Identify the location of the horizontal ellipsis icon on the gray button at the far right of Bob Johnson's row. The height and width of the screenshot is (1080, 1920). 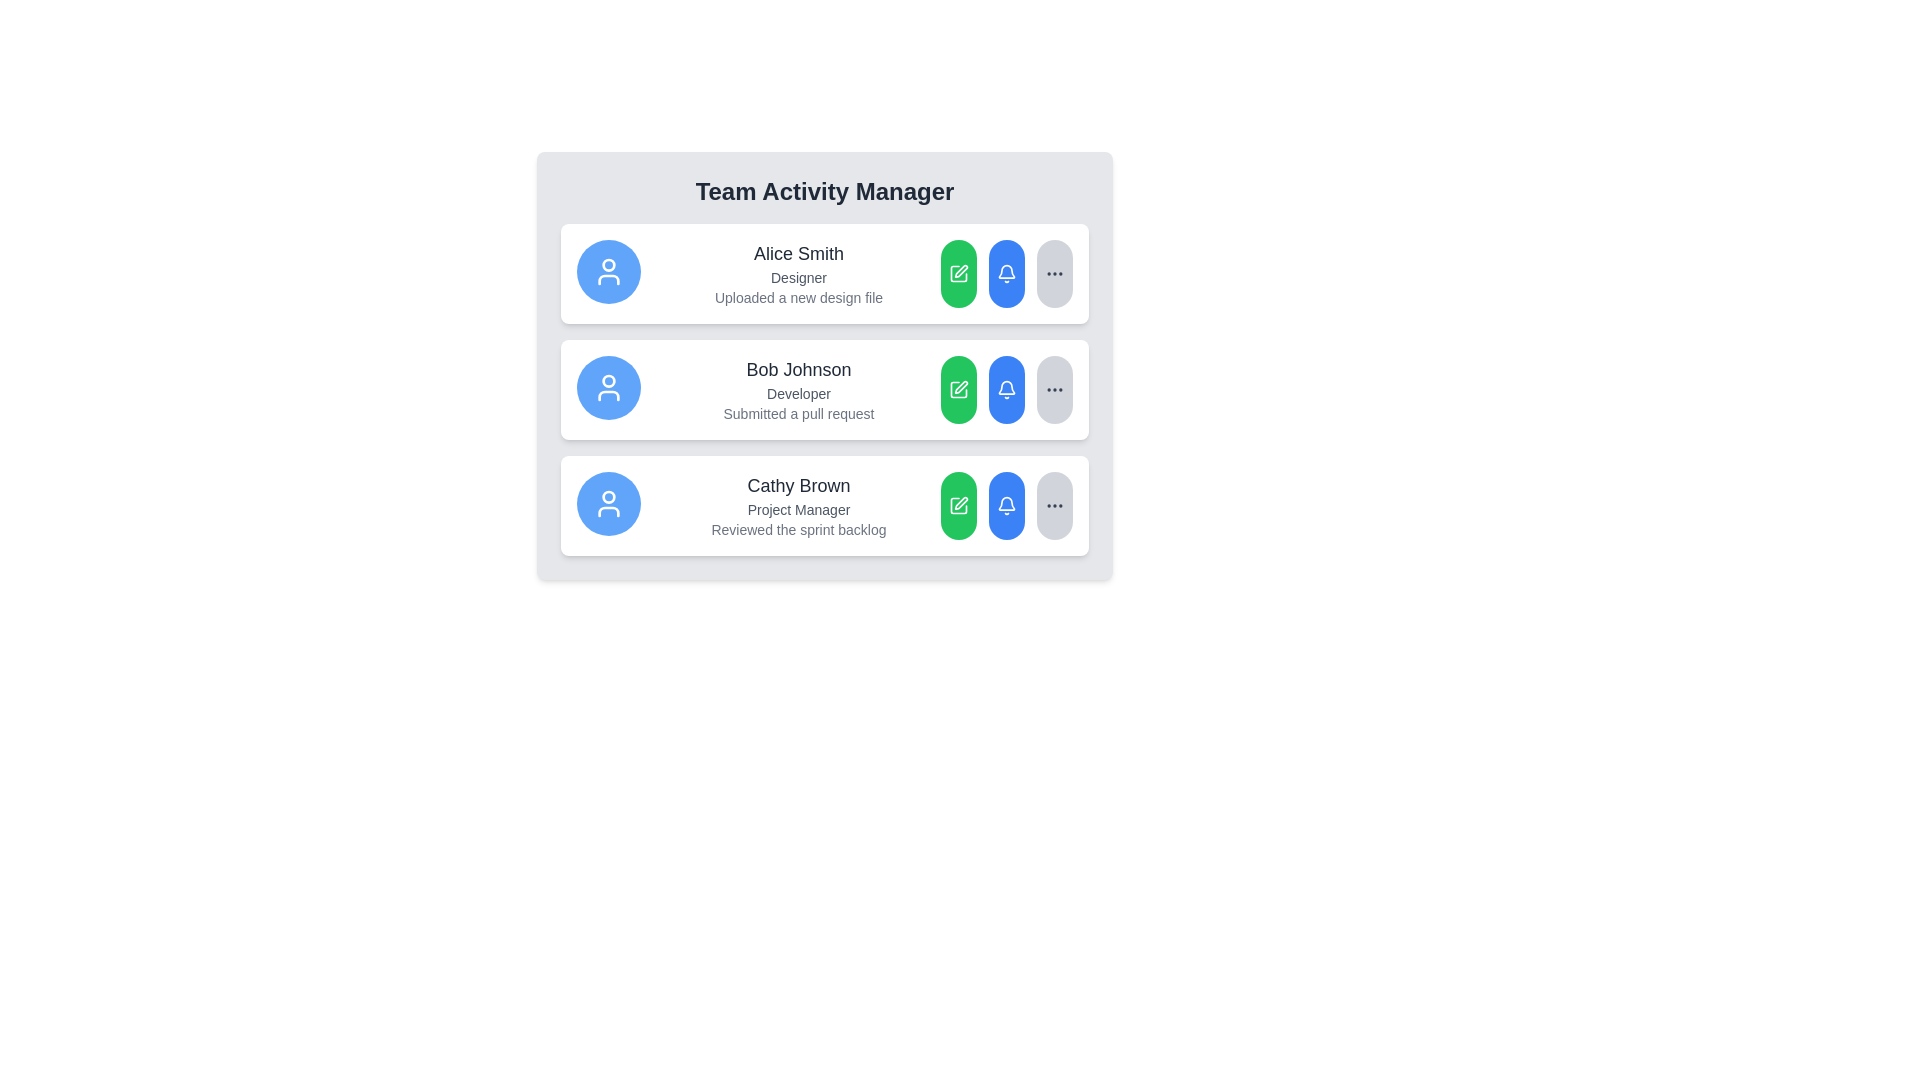
(1054, 389).